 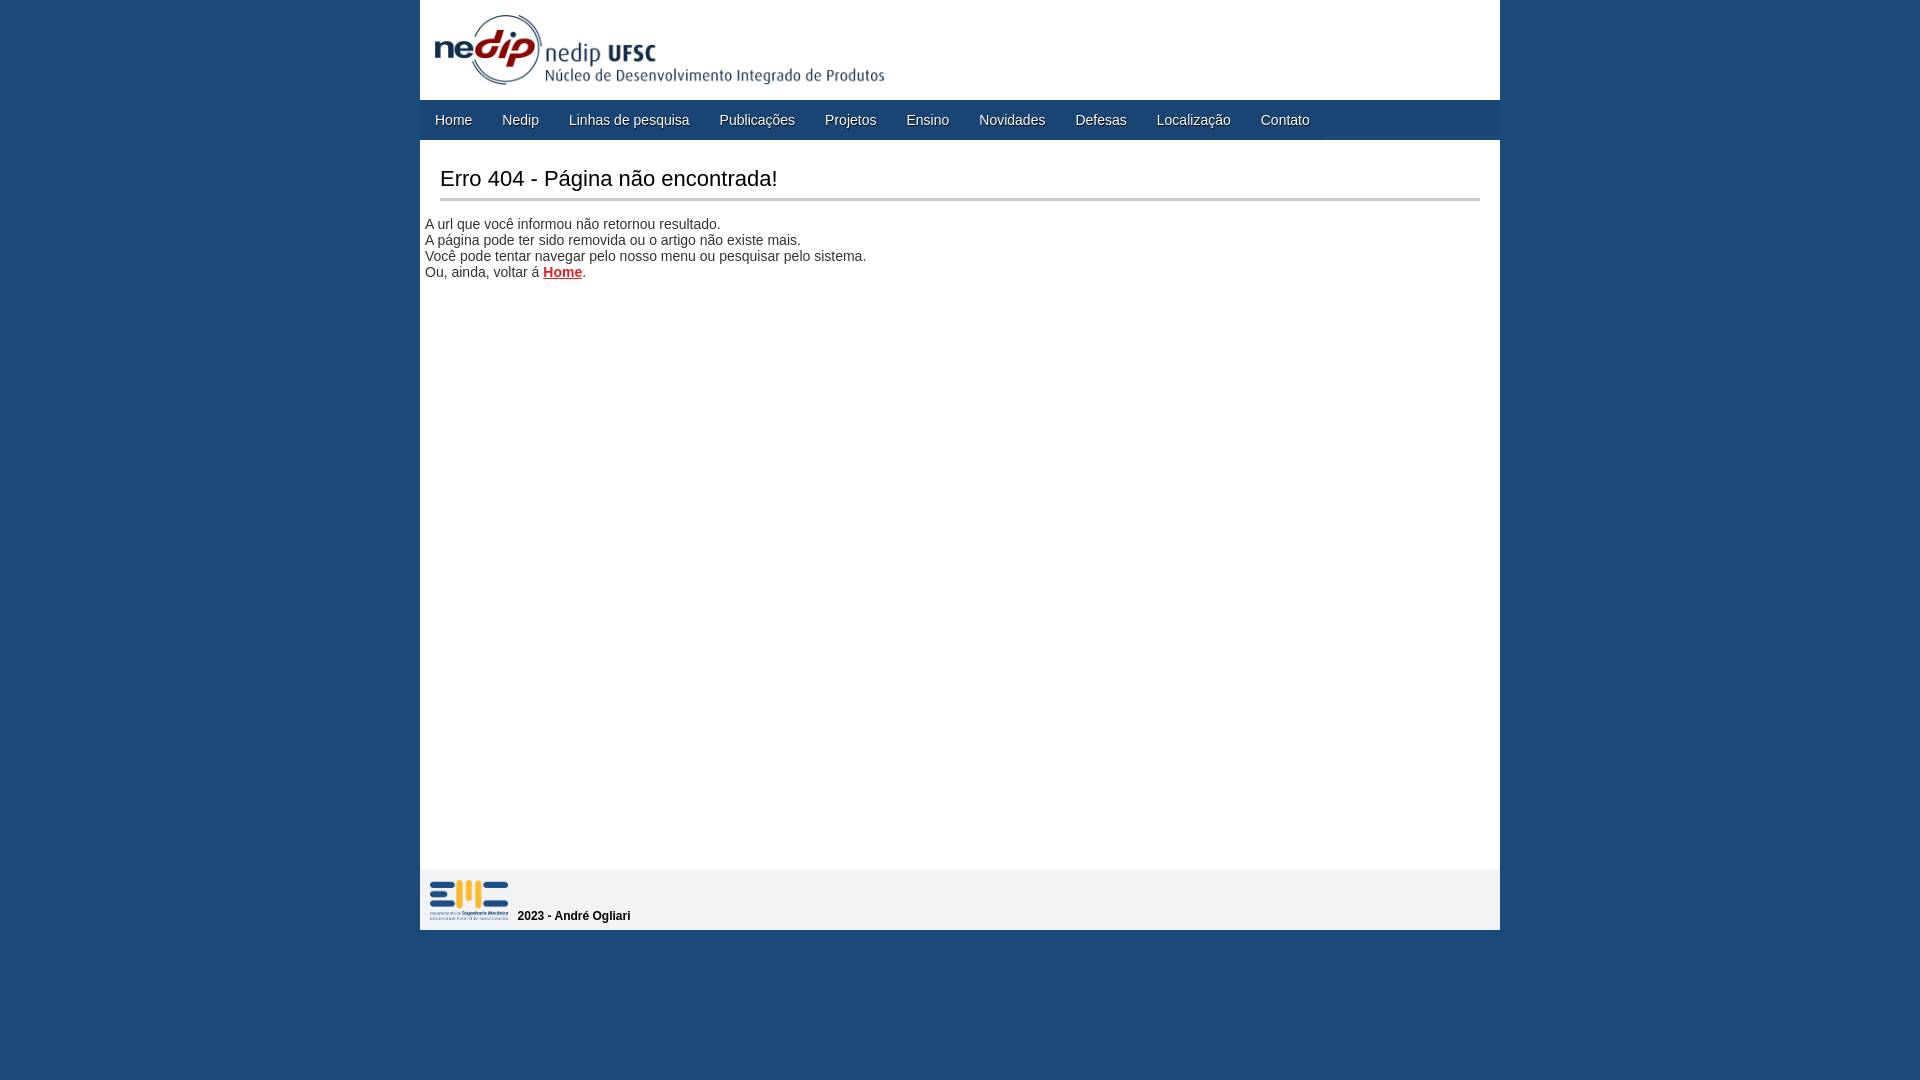 What do you see at coordinates (628, 119) in the screenshot?
I see `'Linhas de pesquisa'` at bounding box center [628, 119].